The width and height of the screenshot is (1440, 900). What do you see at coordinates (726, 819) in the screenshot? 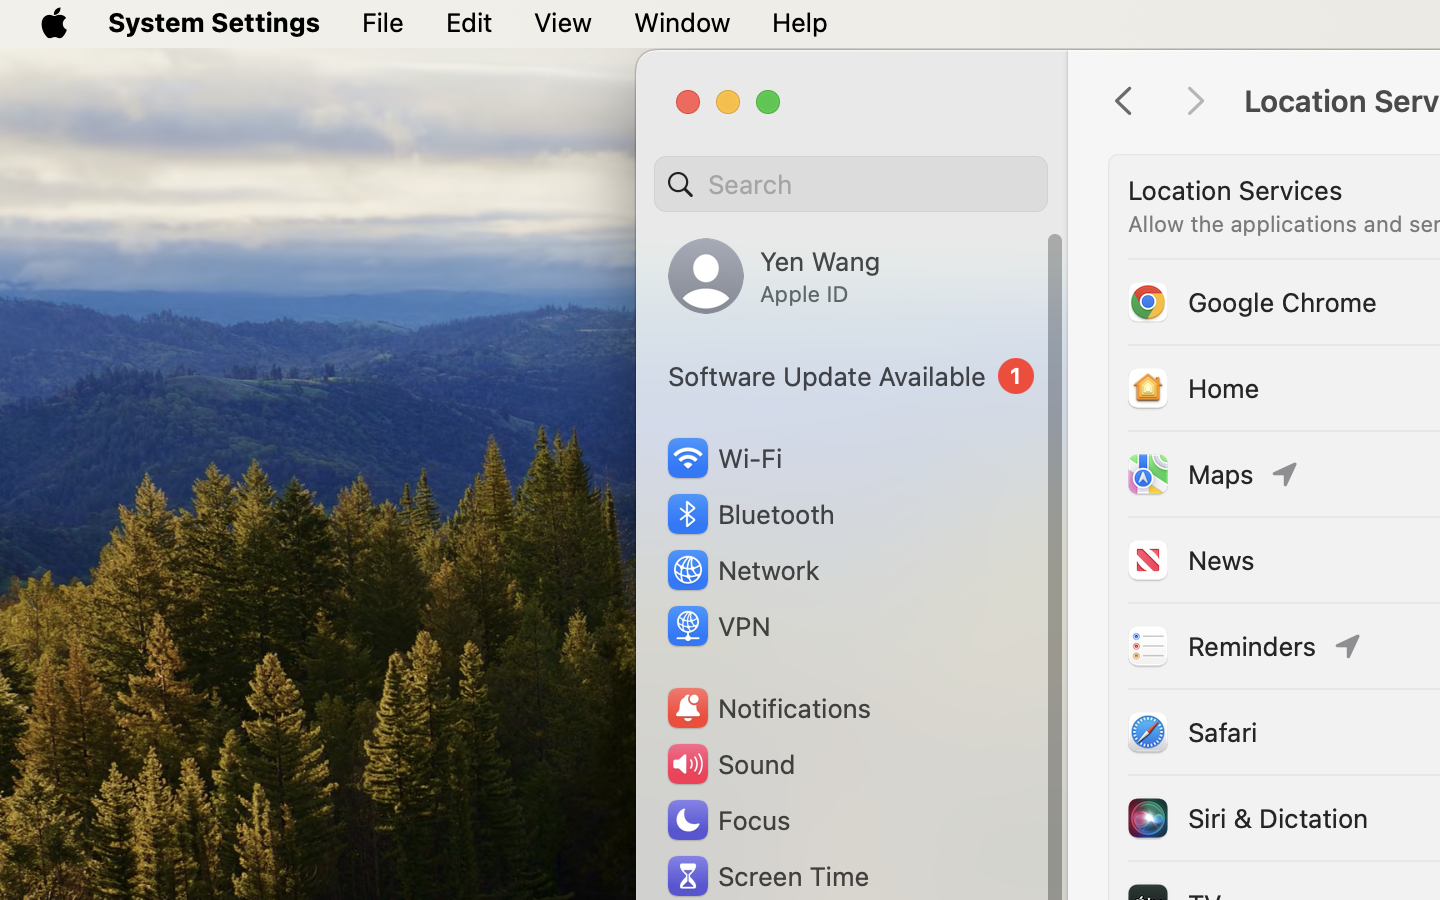
I see `'Focus'` at bounding box center [726, 819].